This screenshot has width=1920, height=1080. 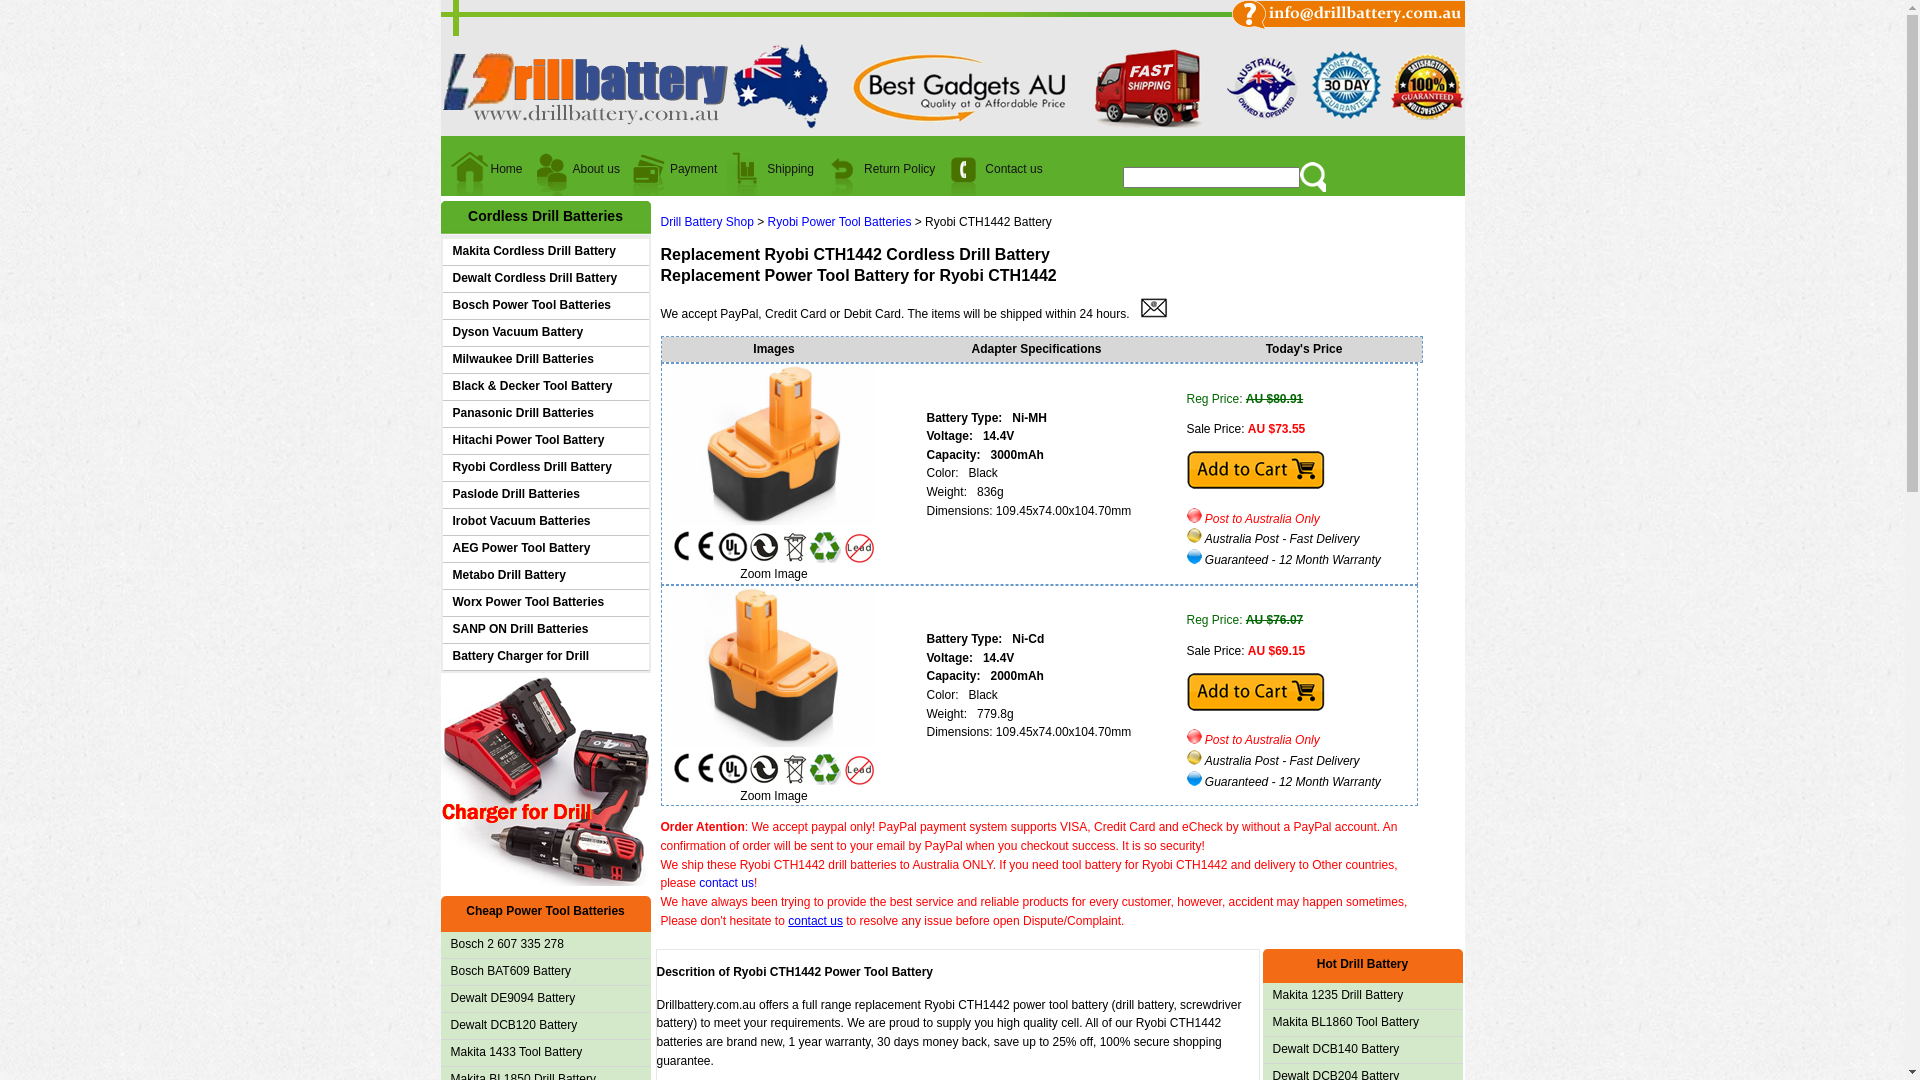 I want to click on 'Contact us', so click(x=944, y=176).